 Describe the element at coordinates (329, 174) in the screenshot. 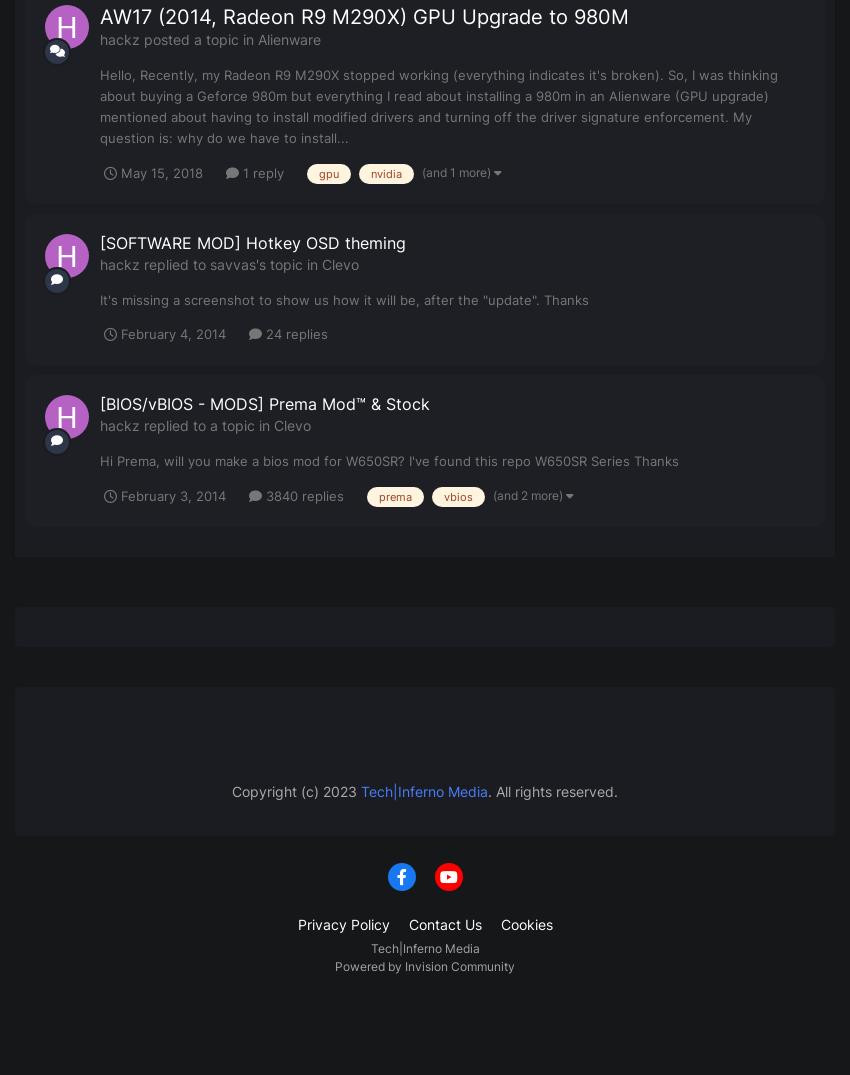

I see `'gpu'` at that location.